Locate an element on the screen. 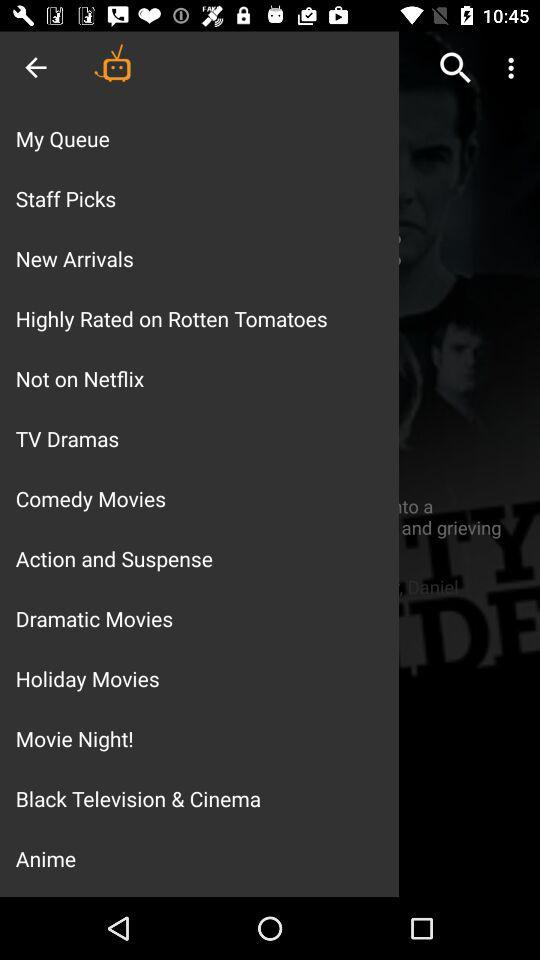  the add icon is located at coordinates (384, 249).